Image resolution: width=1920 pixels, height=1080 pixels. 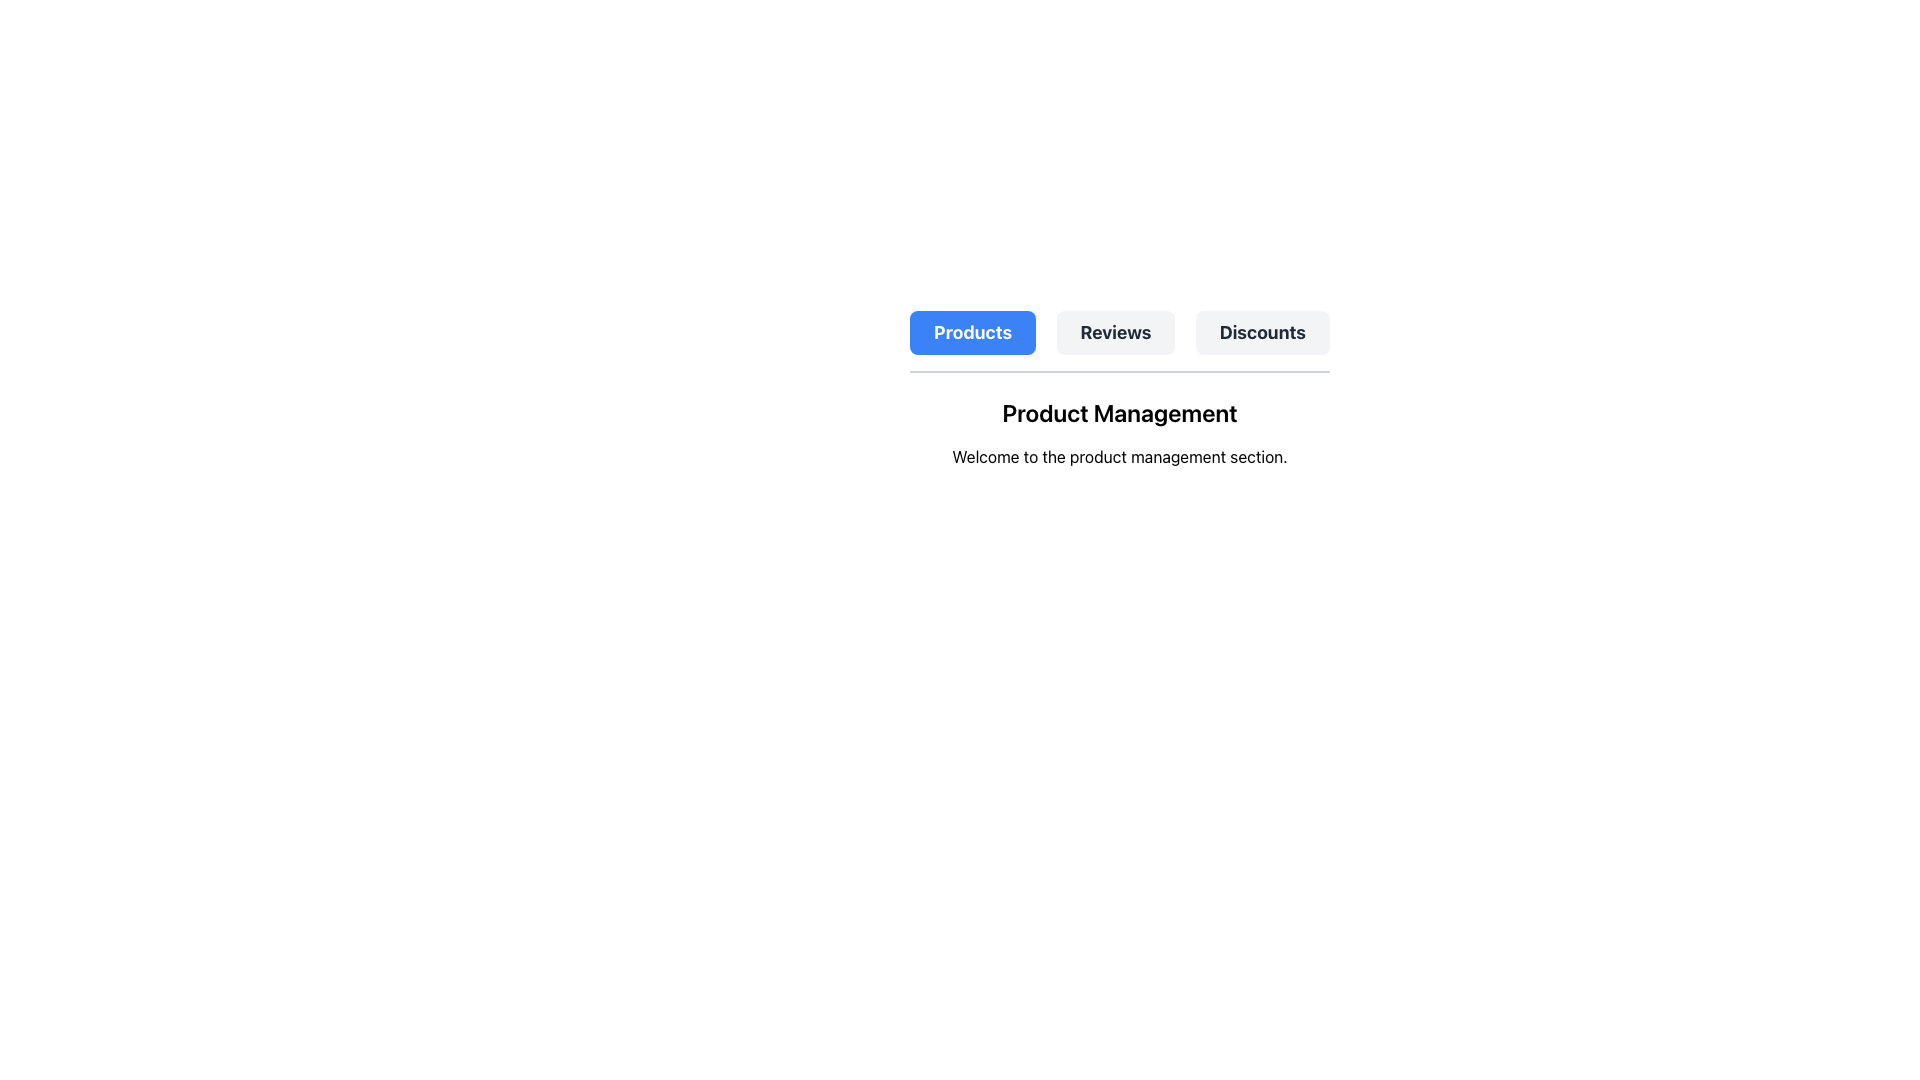 What do you see at coordinates (1261, 331) in the screenshot?
I see `the third button labeled 'Discounts' with a white background and gray text` at bounding box center [1261, 331].